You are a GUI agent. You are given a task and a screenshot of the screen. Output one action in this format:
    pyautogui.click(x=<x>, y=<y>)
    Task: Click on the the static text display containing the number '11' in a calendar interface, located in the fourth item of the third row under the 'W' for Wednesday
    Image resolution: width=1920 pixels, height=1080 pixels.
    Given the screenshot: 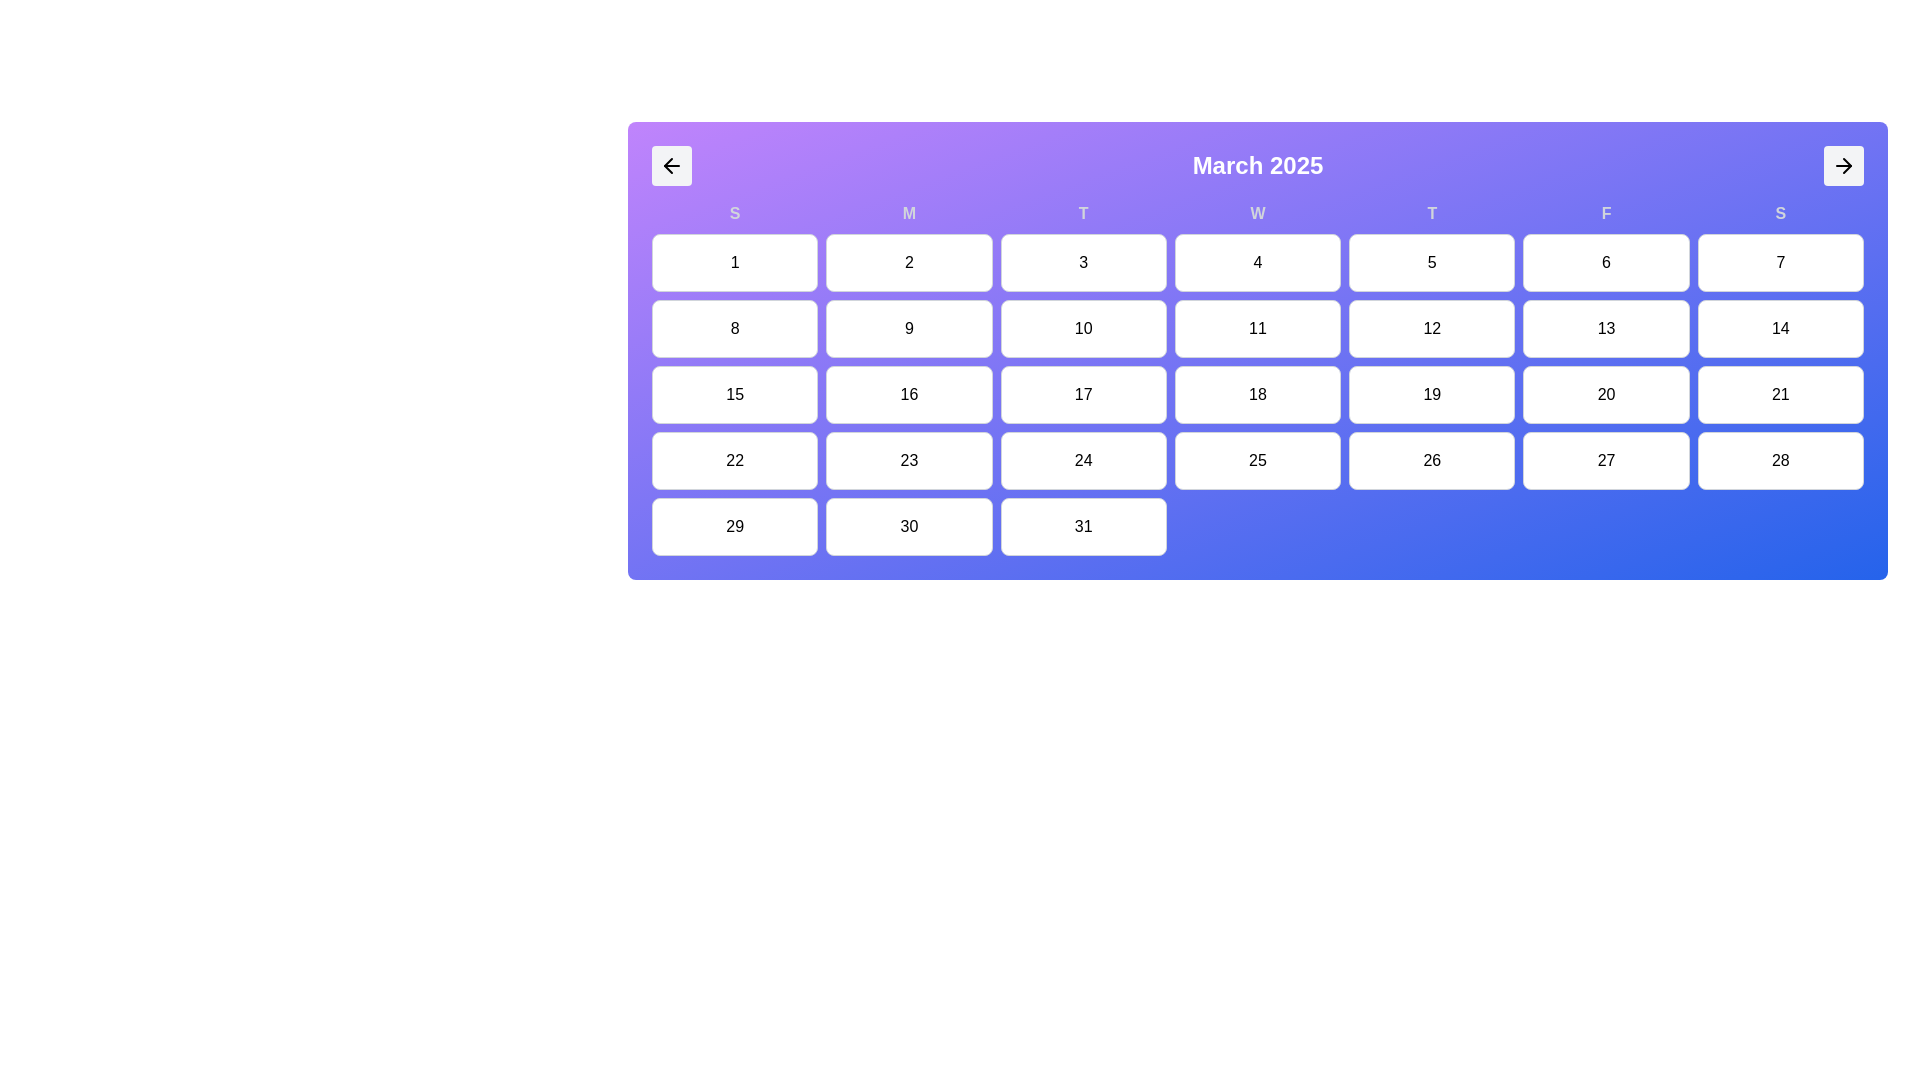 What is the action you would take?
    pyautogui.click(x=1256, y=327)
    